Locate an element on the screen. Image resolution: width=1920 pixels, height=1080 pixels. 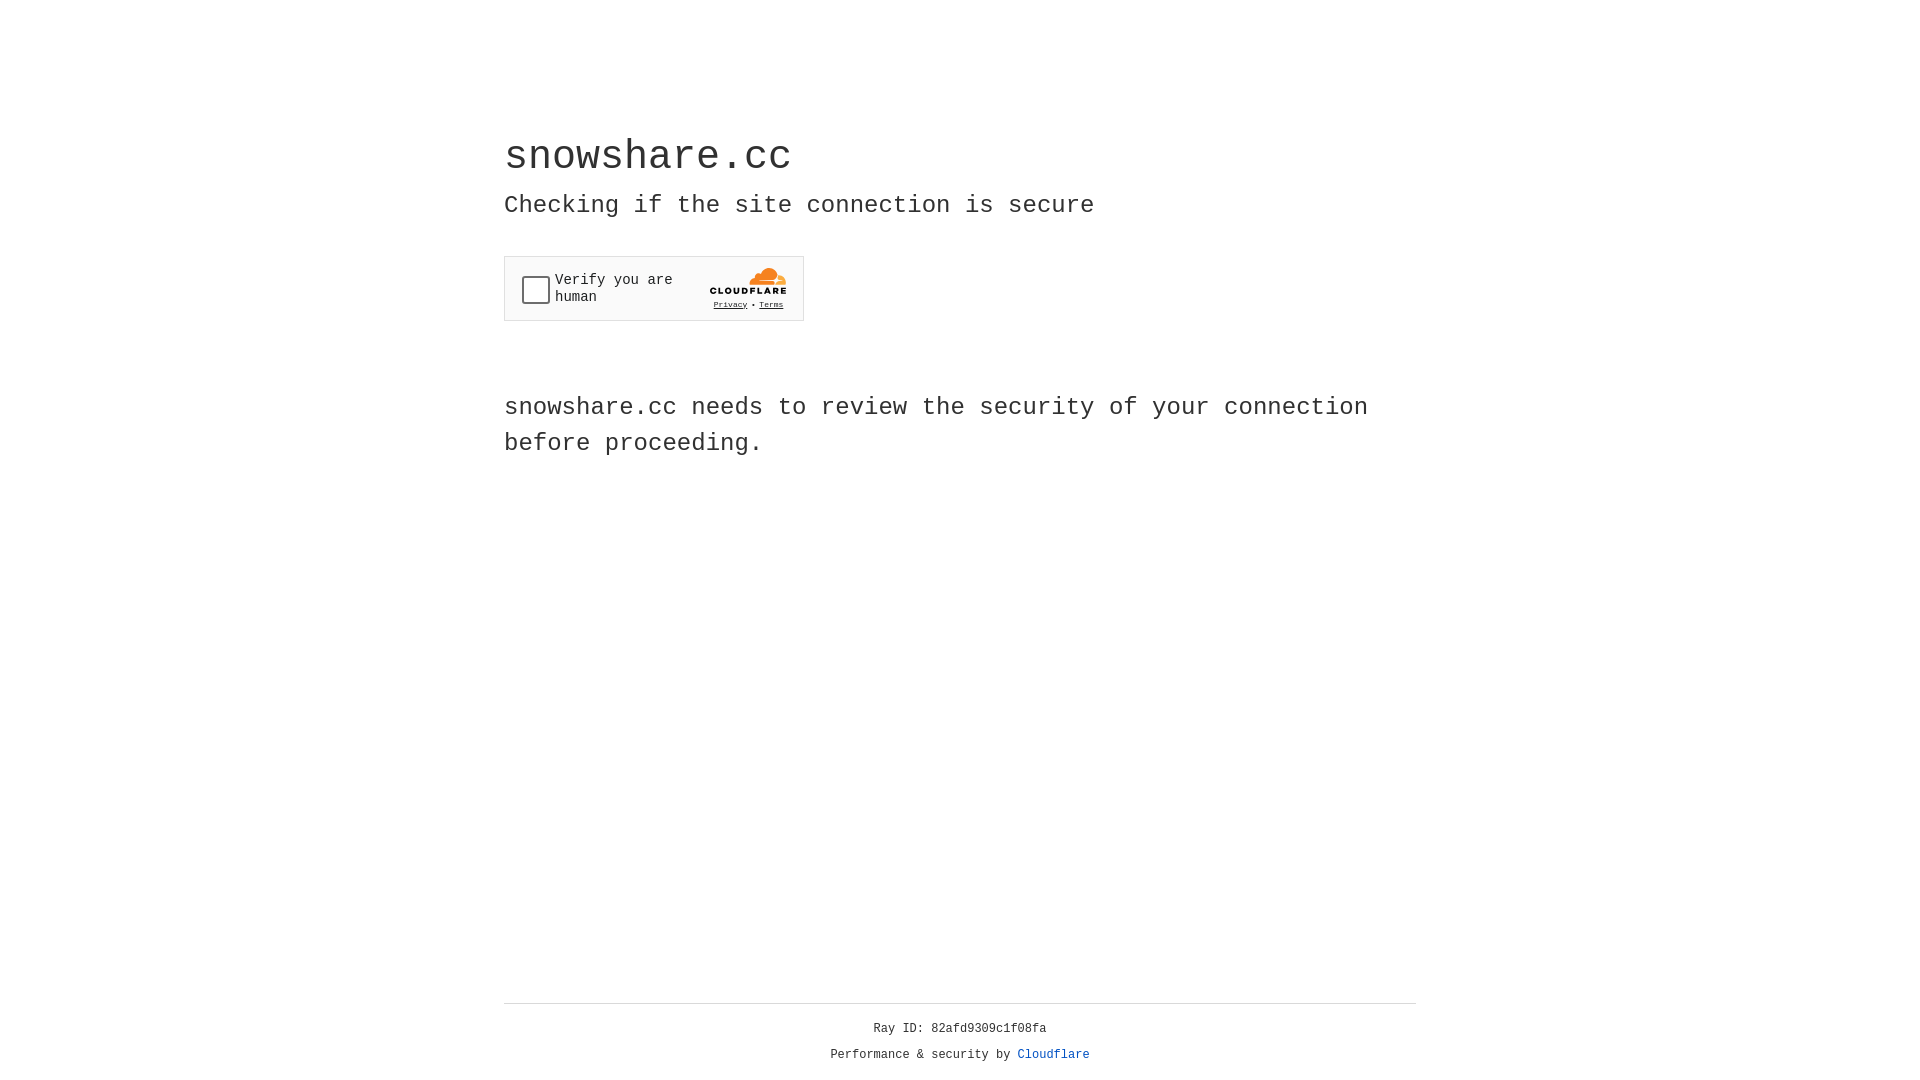
'Widget containing a Cloudflare security challenge' is located at coordinates (653, 288).